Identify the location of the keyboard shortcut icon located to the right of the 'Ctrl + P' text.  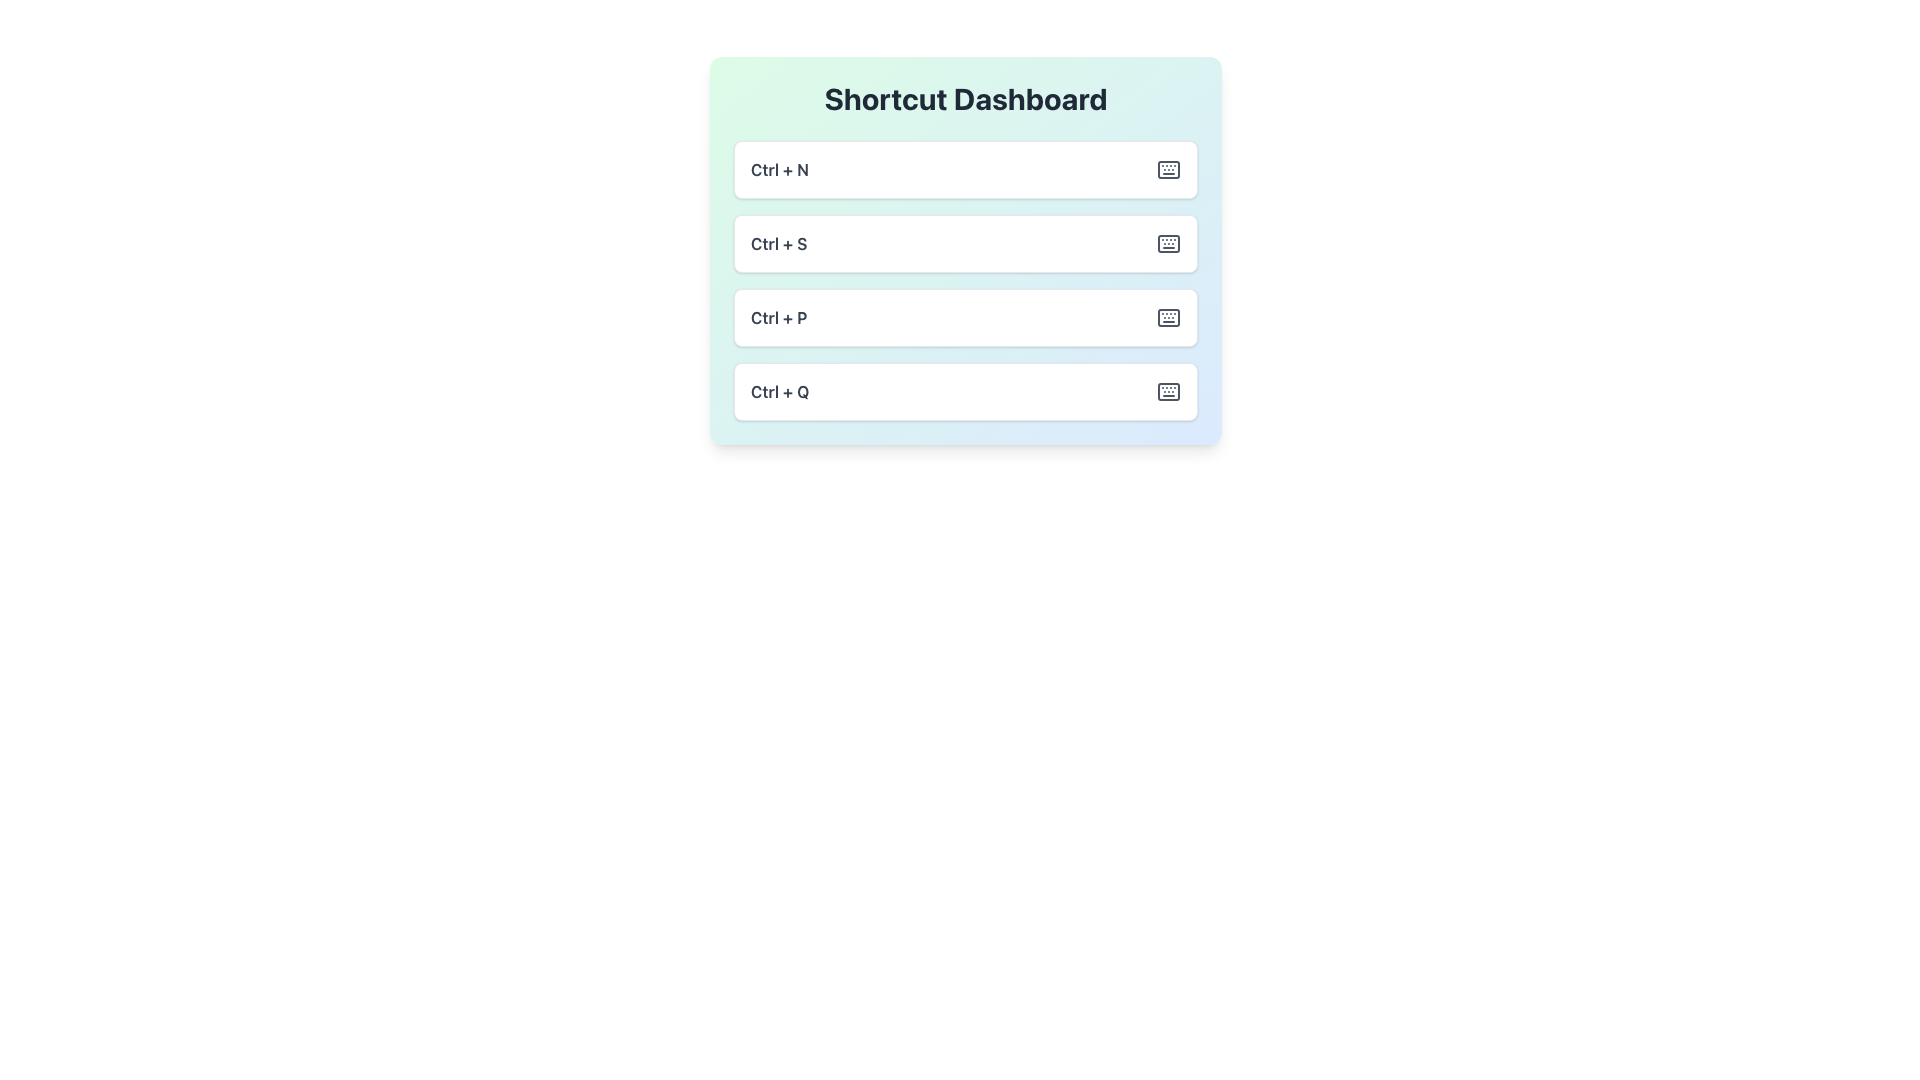
(1169, 316).